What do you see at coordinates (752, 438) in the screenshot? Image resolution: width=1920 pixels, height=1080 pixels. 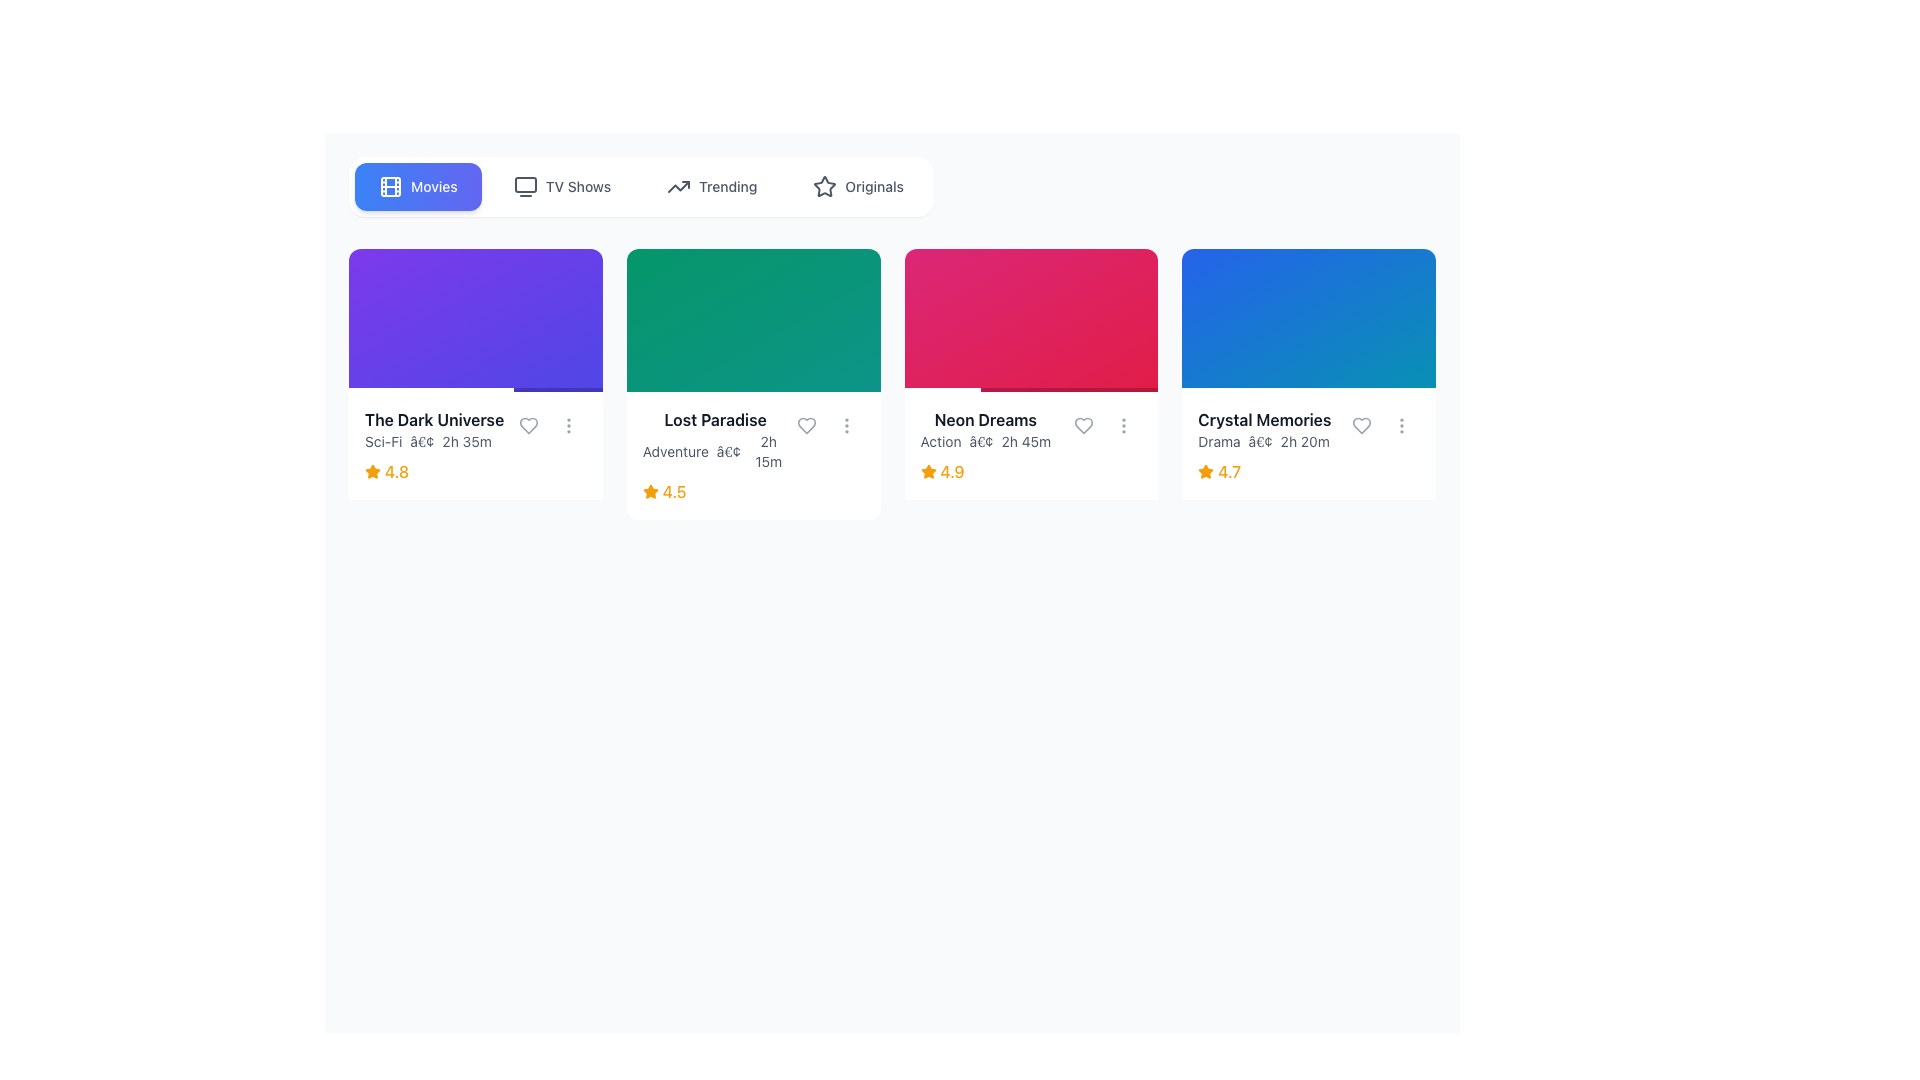 I see `the Text label displaying the movie genre and runtime information for 'Lost Paradise', which is located below the title and to the left of the heart and vertical ellipsis icons` at bounding box center [752, 438].